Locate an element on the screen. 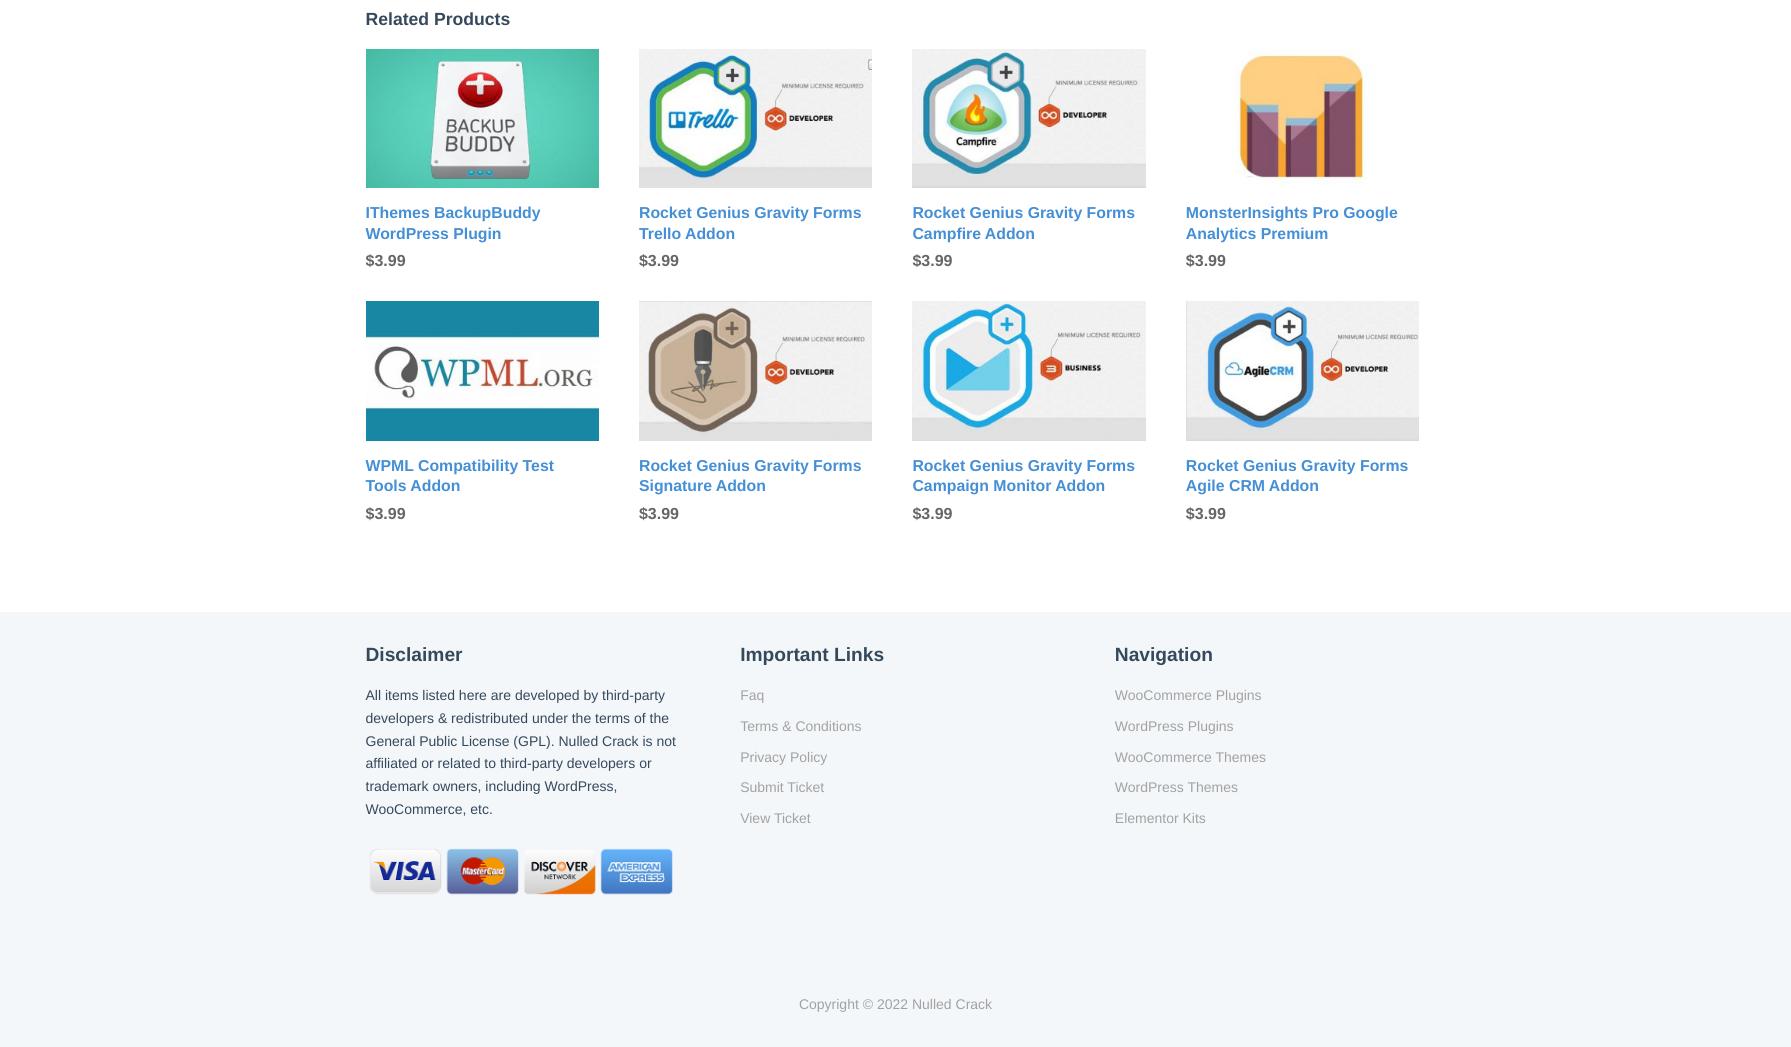 The height and width of the screenshot is (1047, 1791). 'Navigation' is located at coordinates (1162, 654).